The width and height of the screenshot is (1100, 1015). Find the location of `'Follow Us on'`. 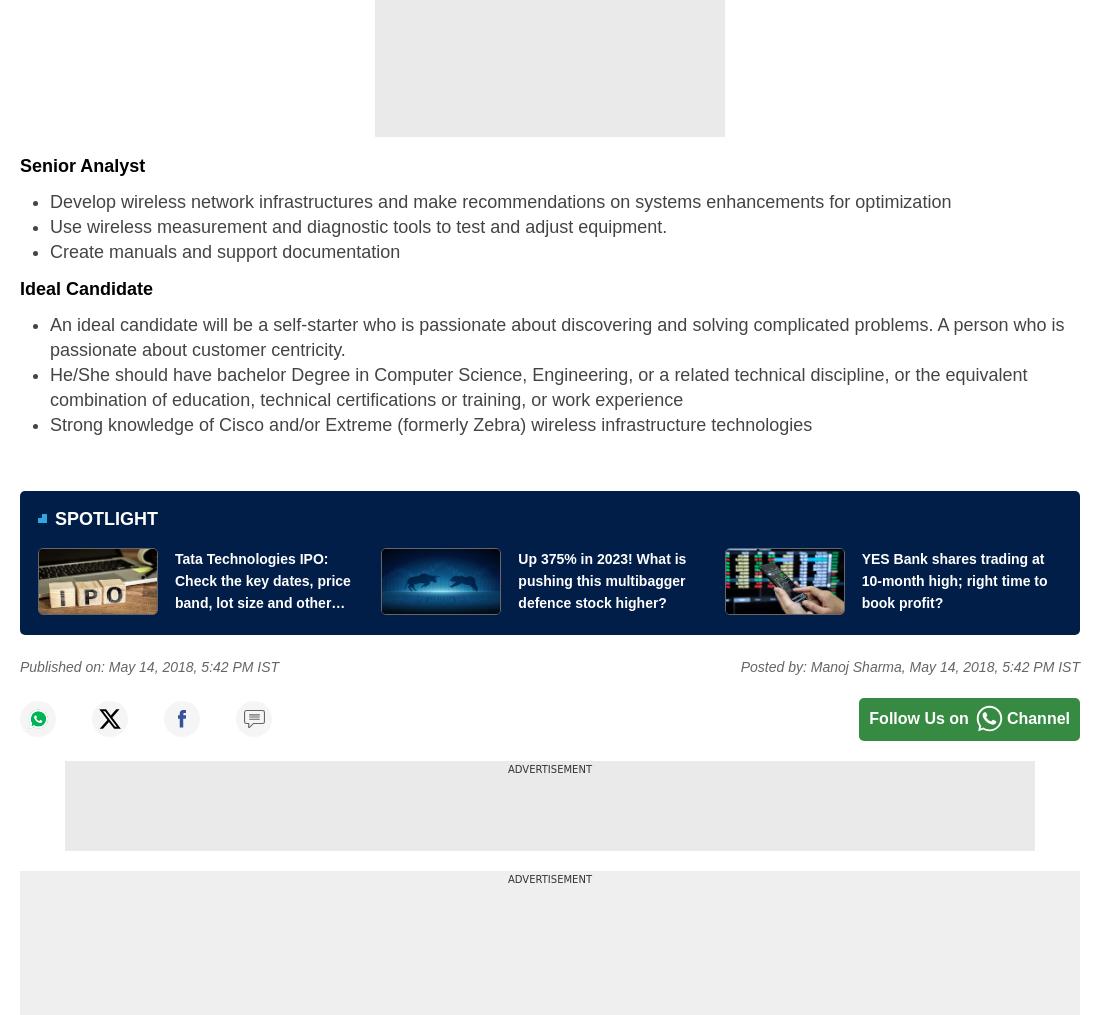

'Follow Us on' is located at coordinates (918, 718).